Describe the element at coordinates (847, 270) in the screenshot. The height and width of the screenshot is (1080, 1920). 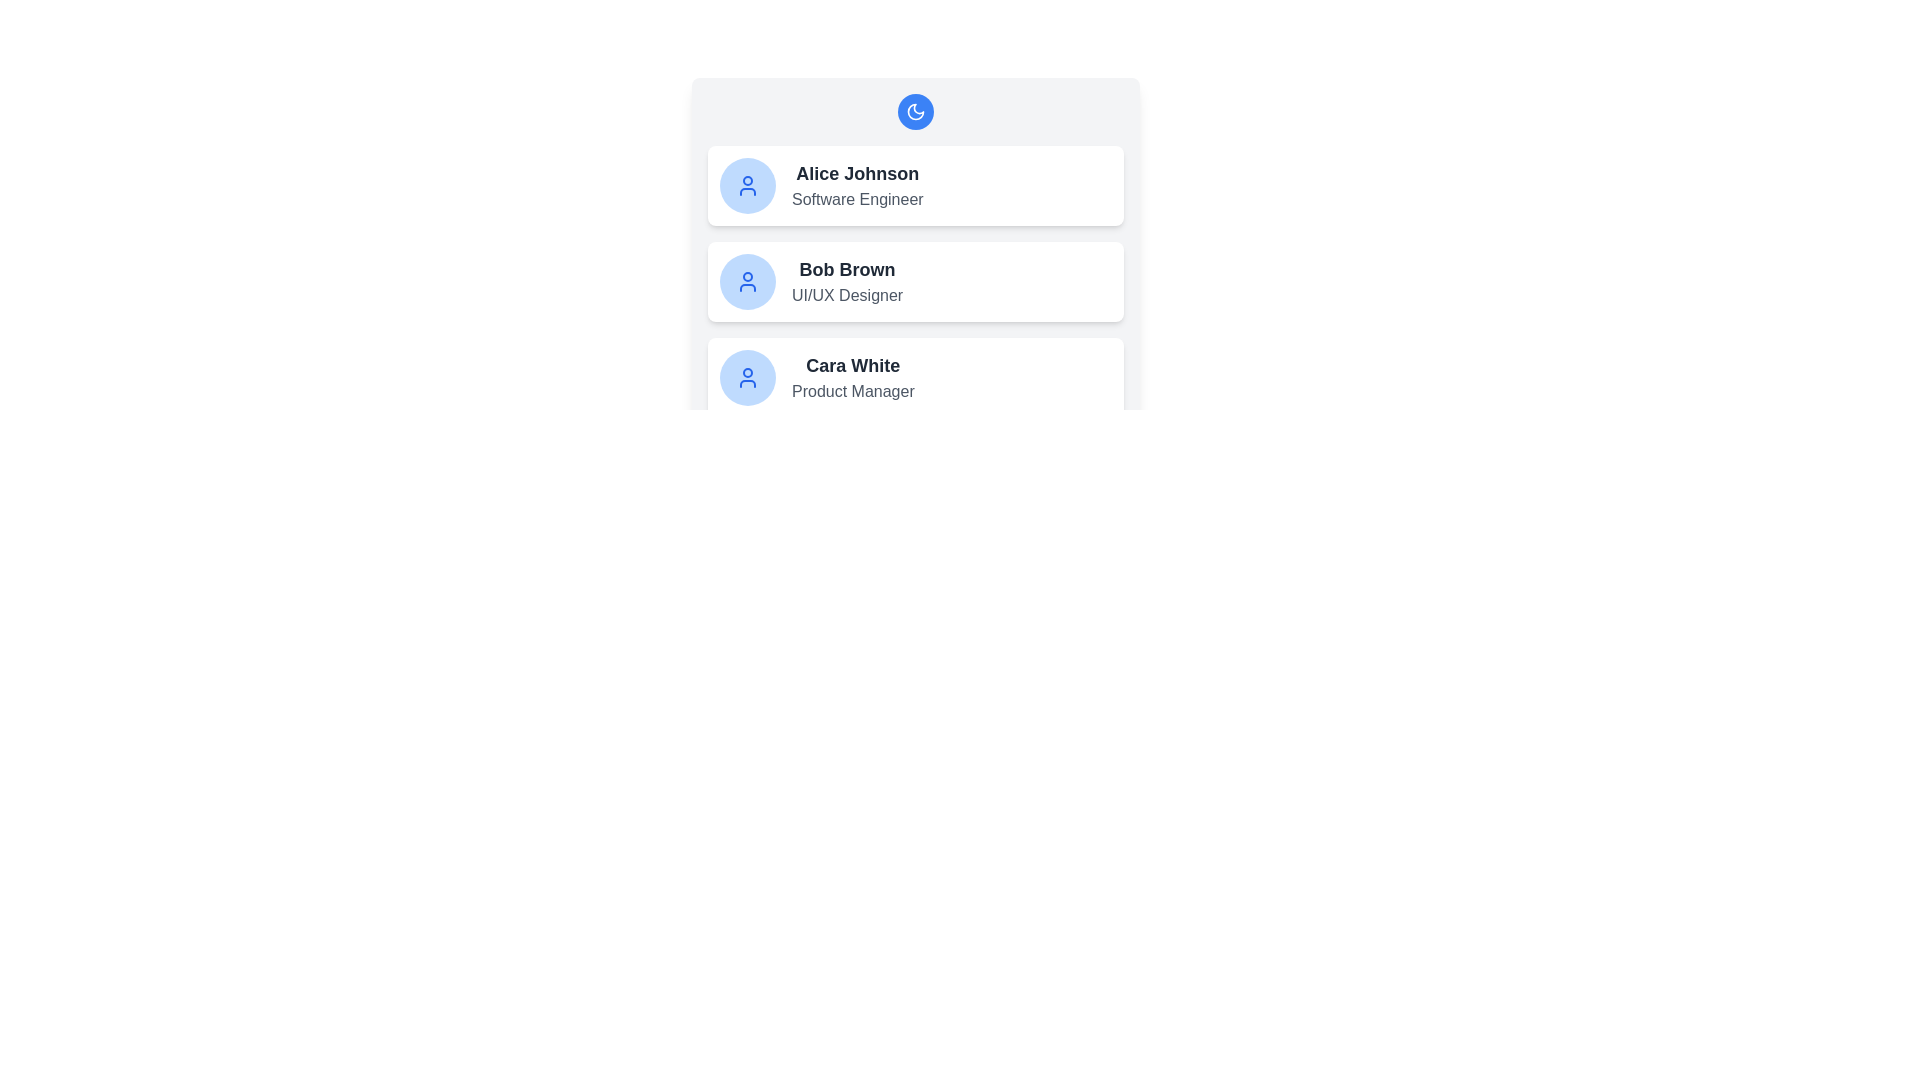
I see `the text element displaying 'Bob Brown', which is bold and prominently positioned above 'UI/UX Designer' in the listing interface` at that location.